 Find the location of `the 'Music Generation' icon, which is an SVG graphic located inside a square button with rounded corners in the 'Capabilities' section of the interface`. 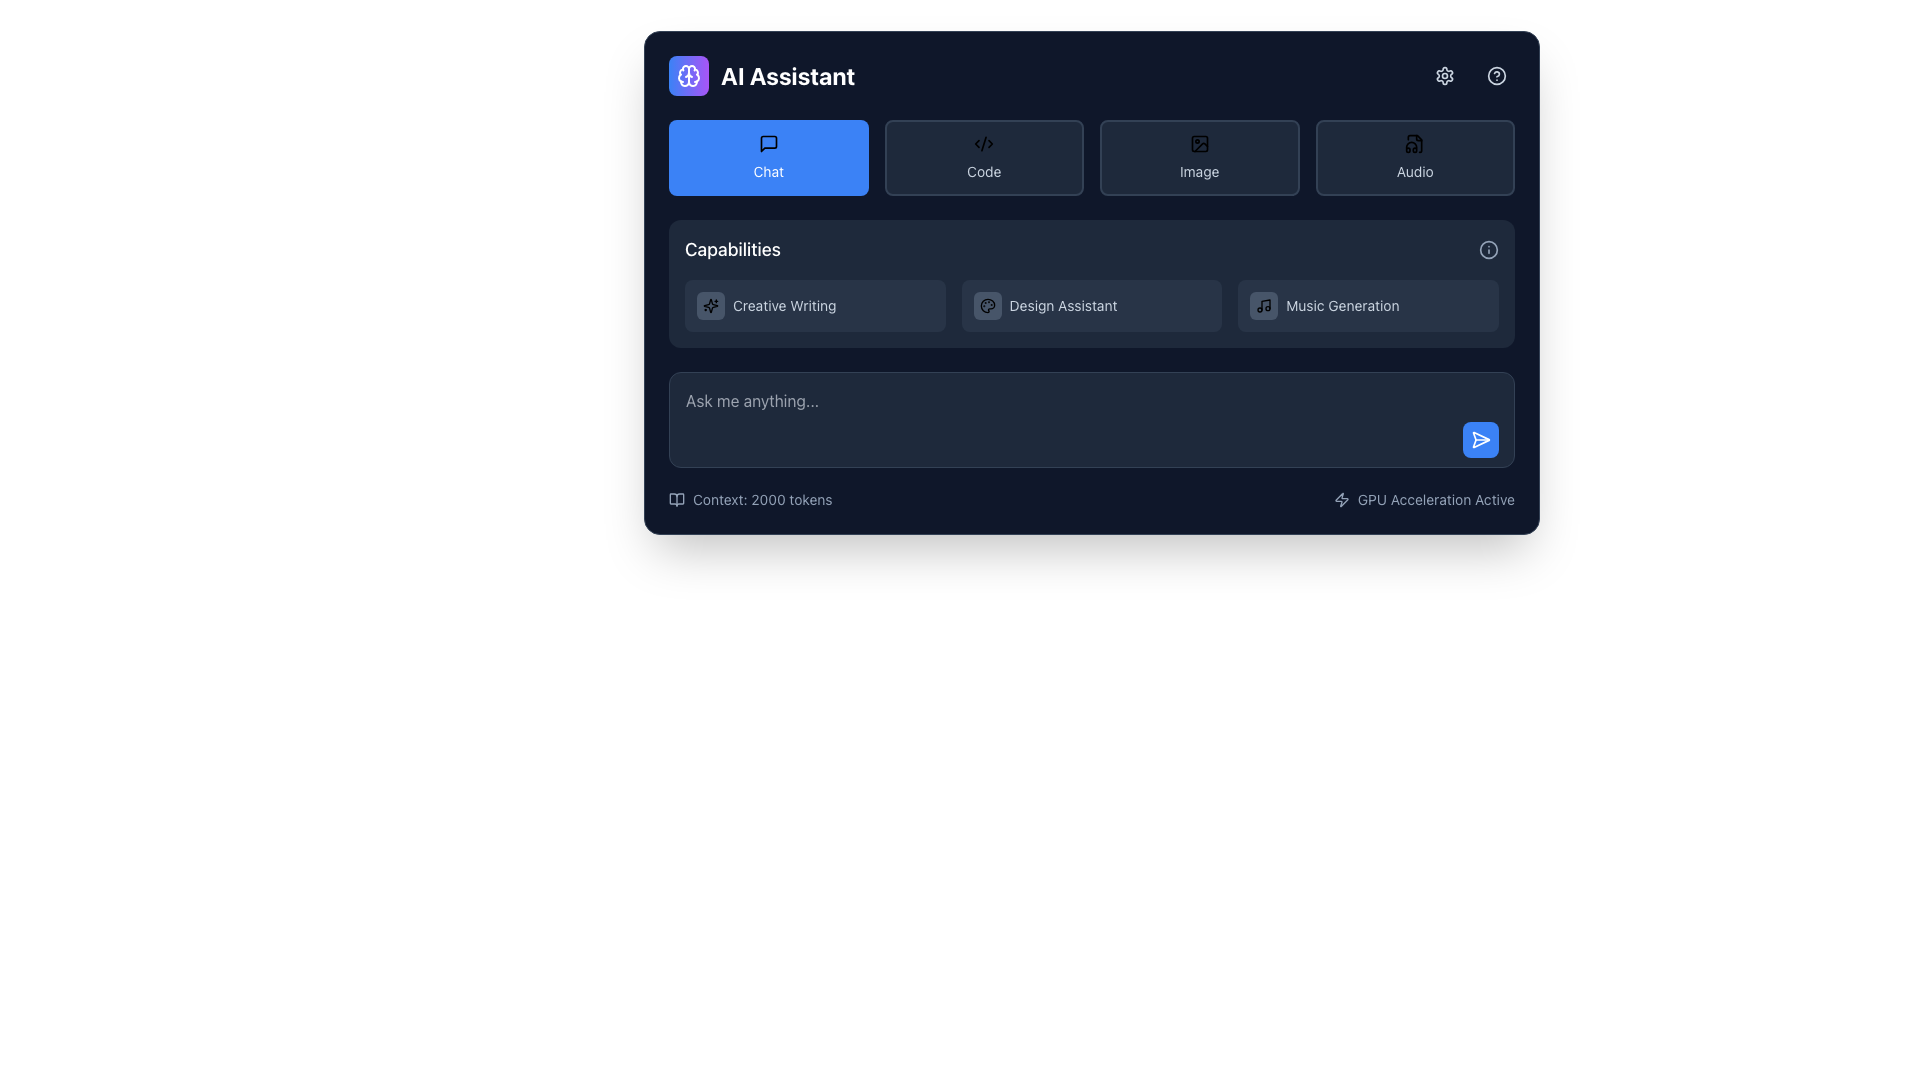

the 'Music Generation' icon, which is an SVG graphic located inside a square button with rounded corners in the 'Capabilities' section of the interface is located at coordinates (1263, 305).